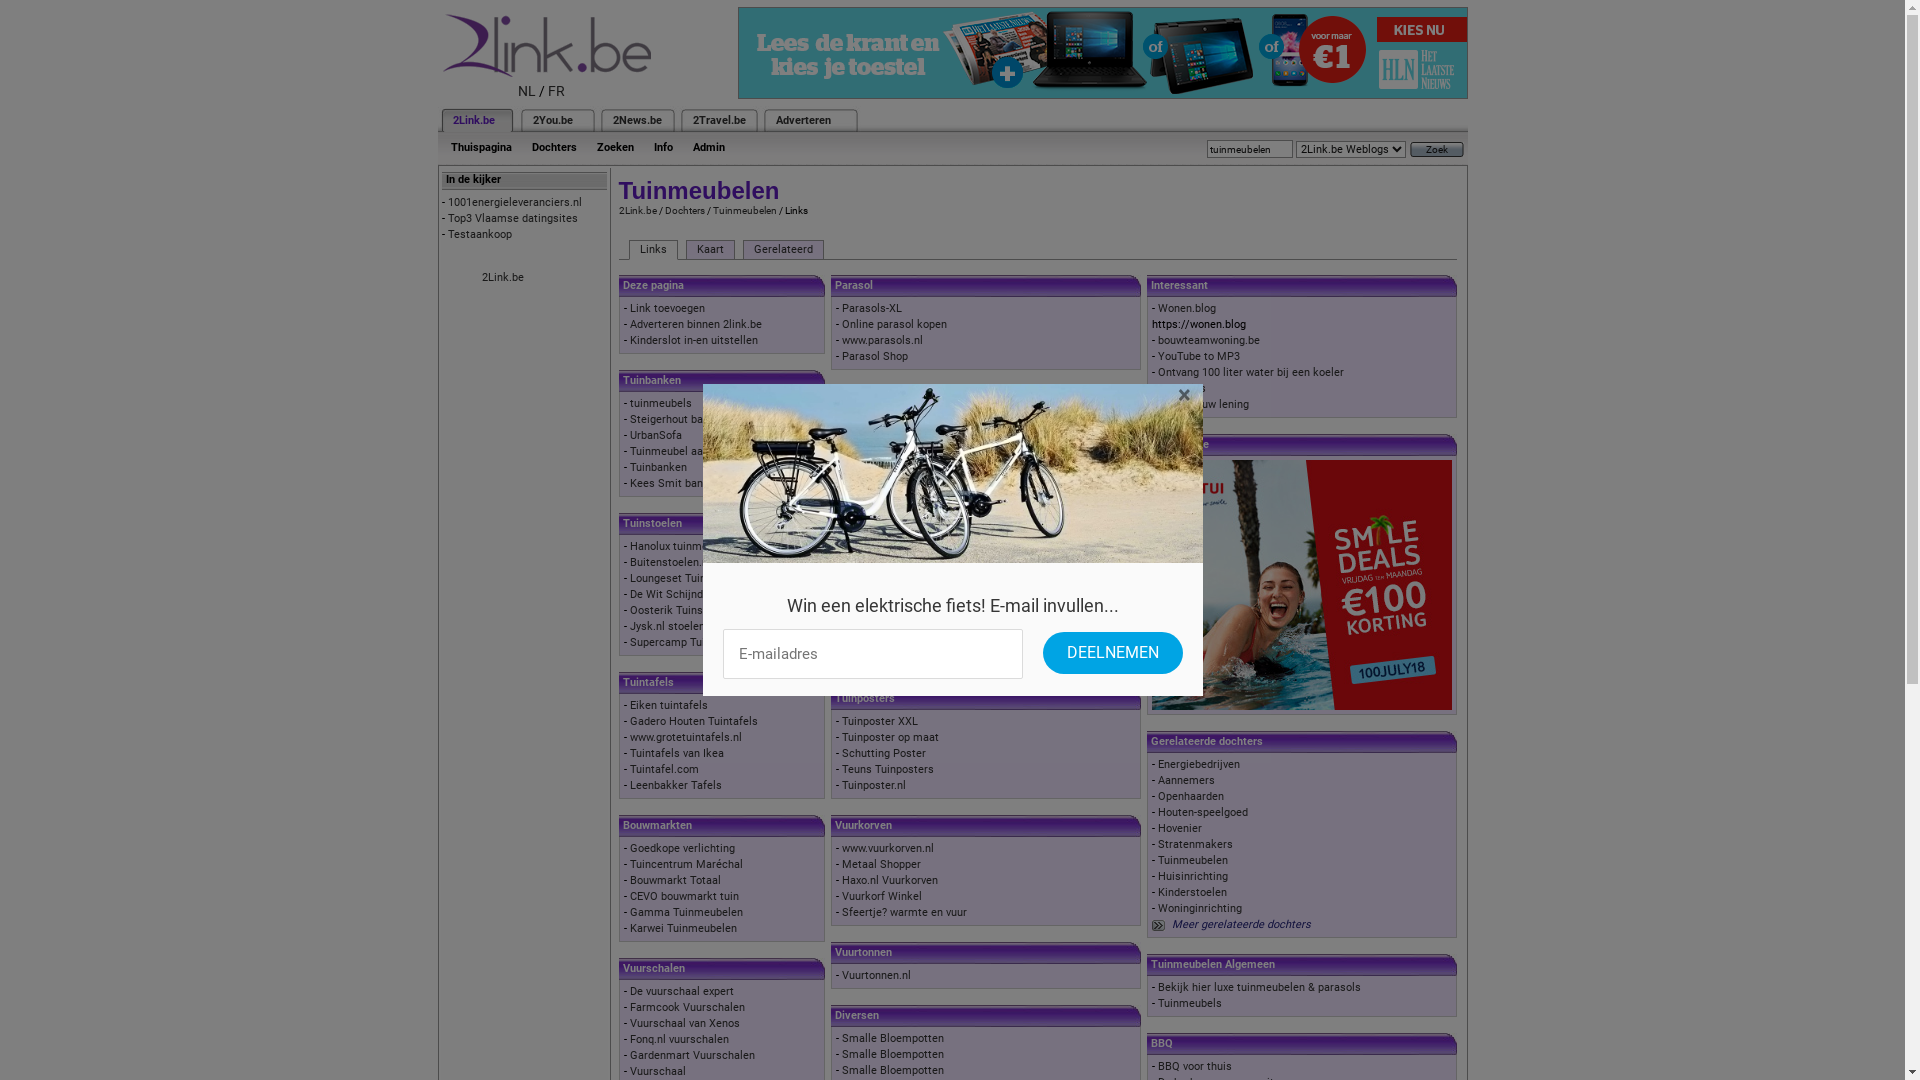 The image size is (1920, 1080). What do you see at coordinates (1202, 812) in the screenshot?
I see `'Houten-speelgoed'` at bounding box center [1202, 812].